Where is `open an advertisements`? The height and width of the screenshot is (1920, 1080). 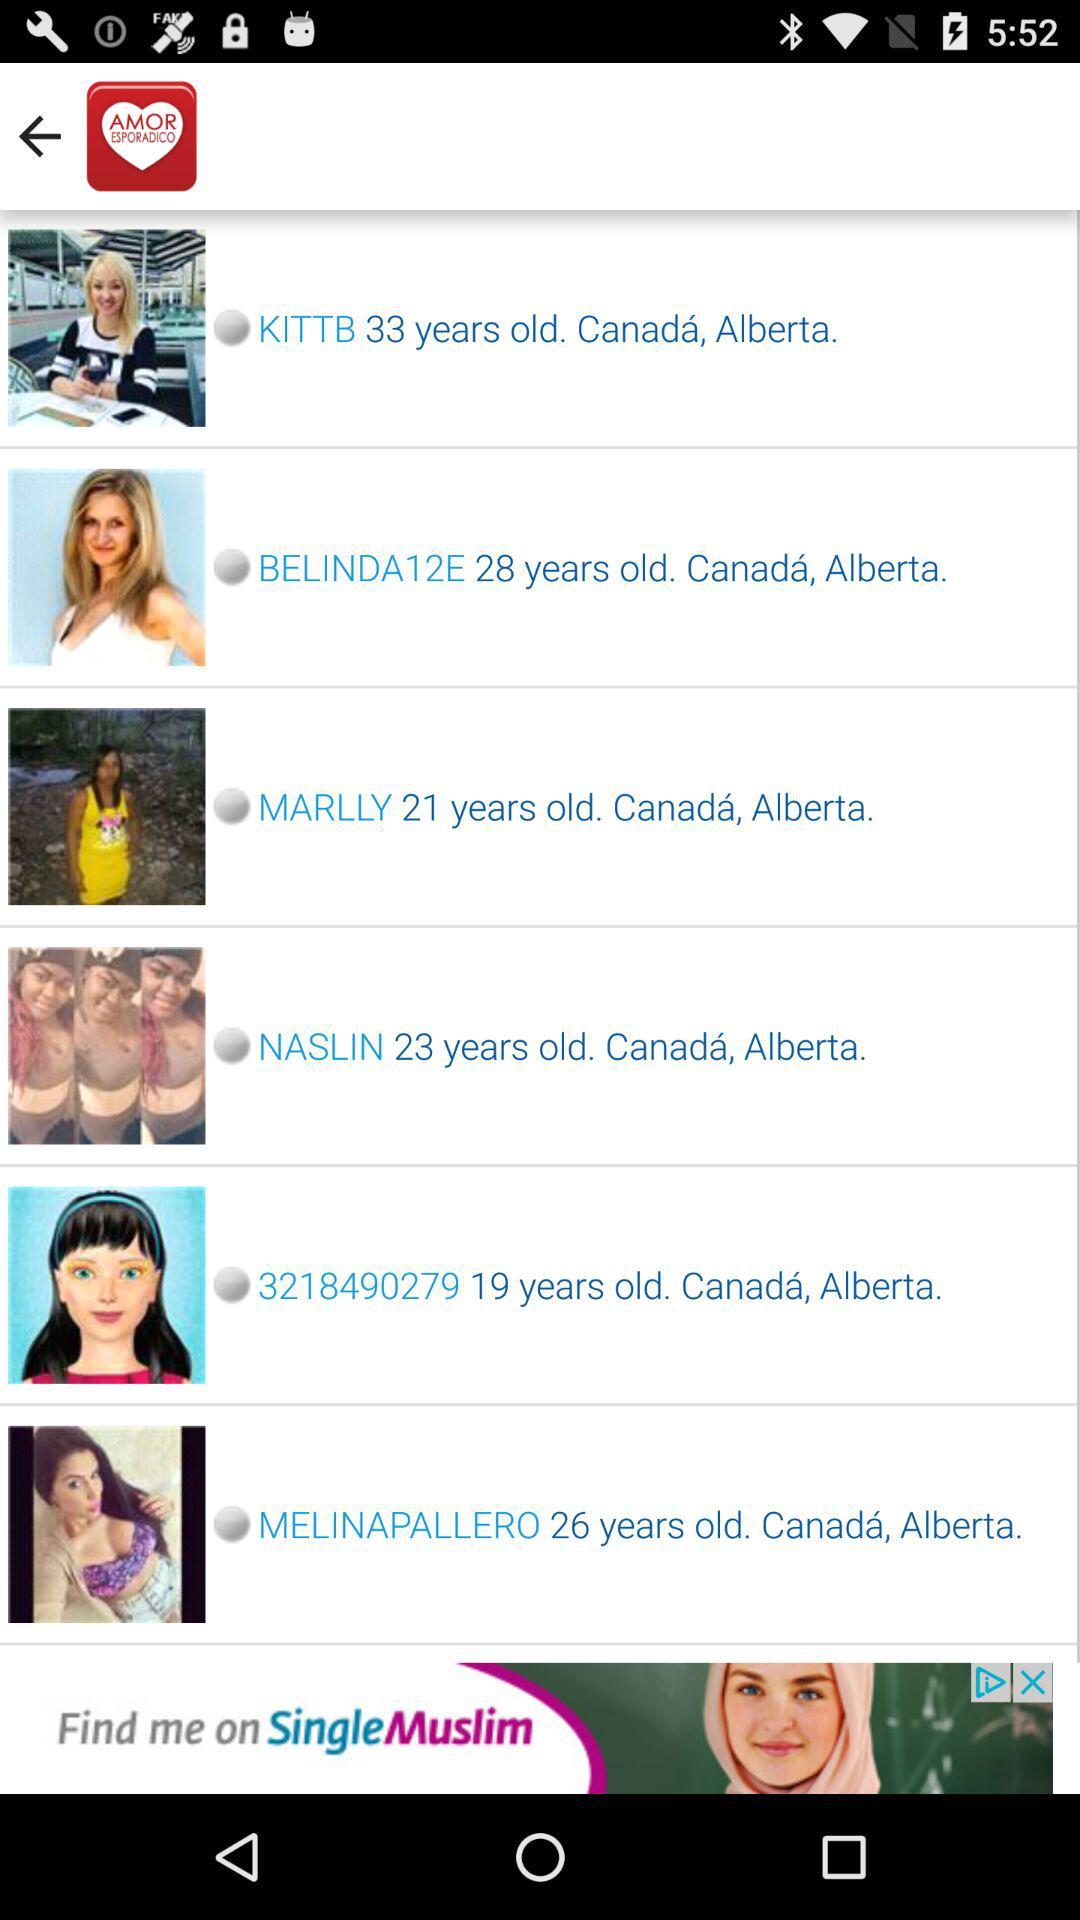 open an advertisements is located at coordinates (540, 1727).